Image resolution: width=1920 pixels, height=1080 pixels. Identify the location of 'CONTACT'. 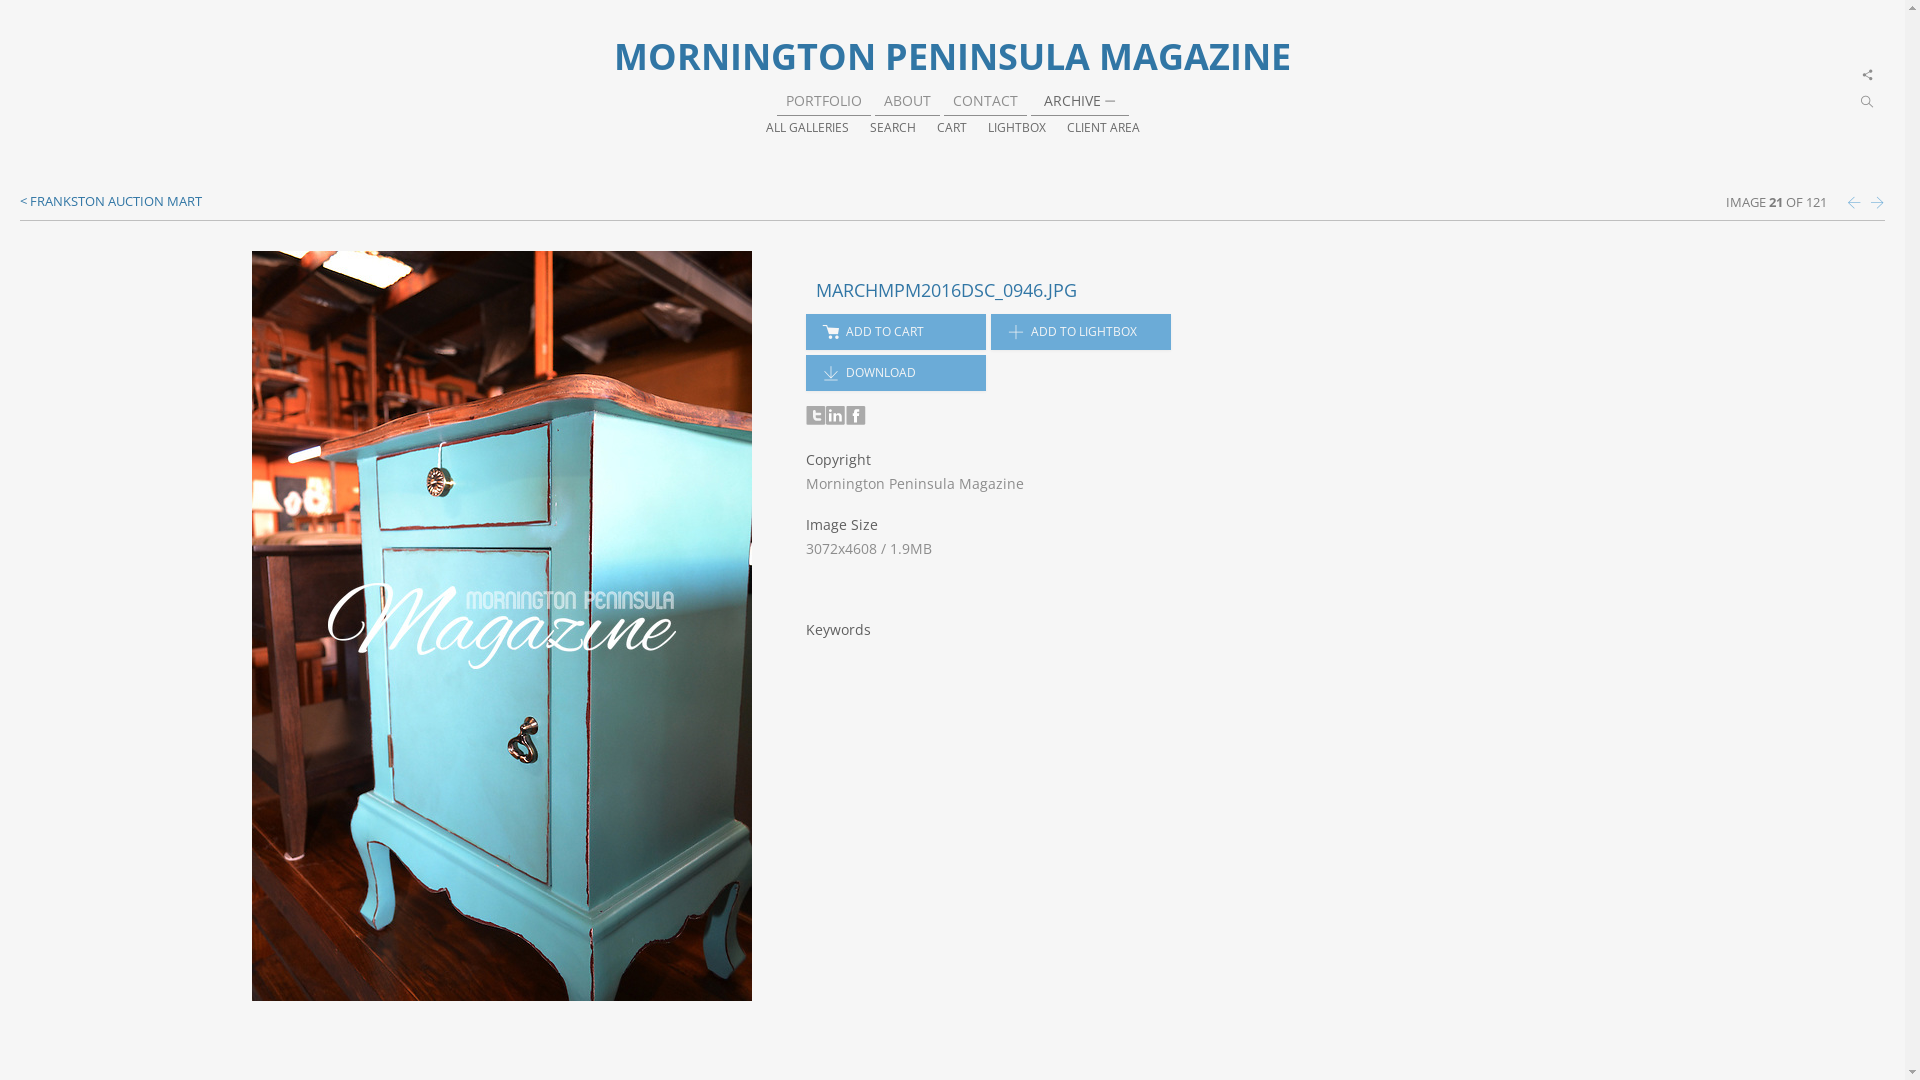
(950, 100).